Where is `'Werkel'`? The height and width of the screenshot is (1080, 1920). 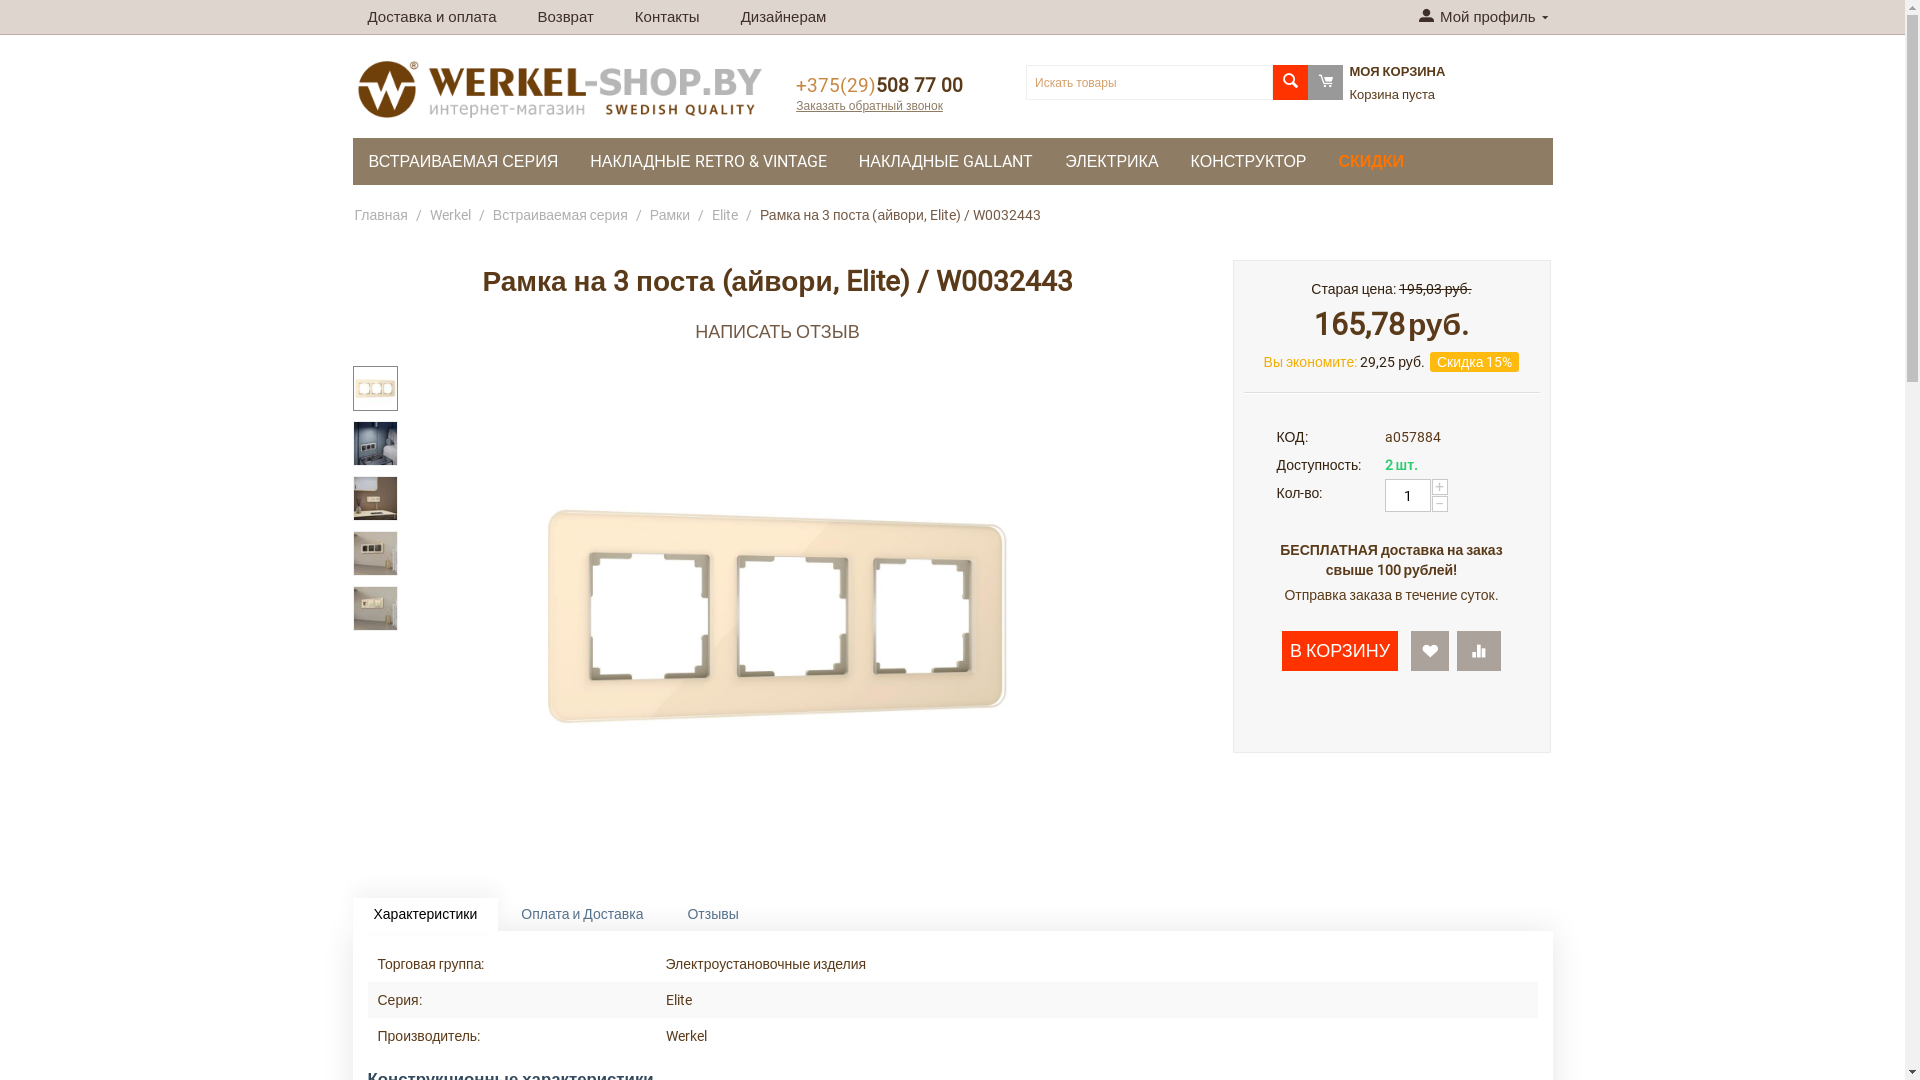
'Werkel' is located at coordinates (449, 215).